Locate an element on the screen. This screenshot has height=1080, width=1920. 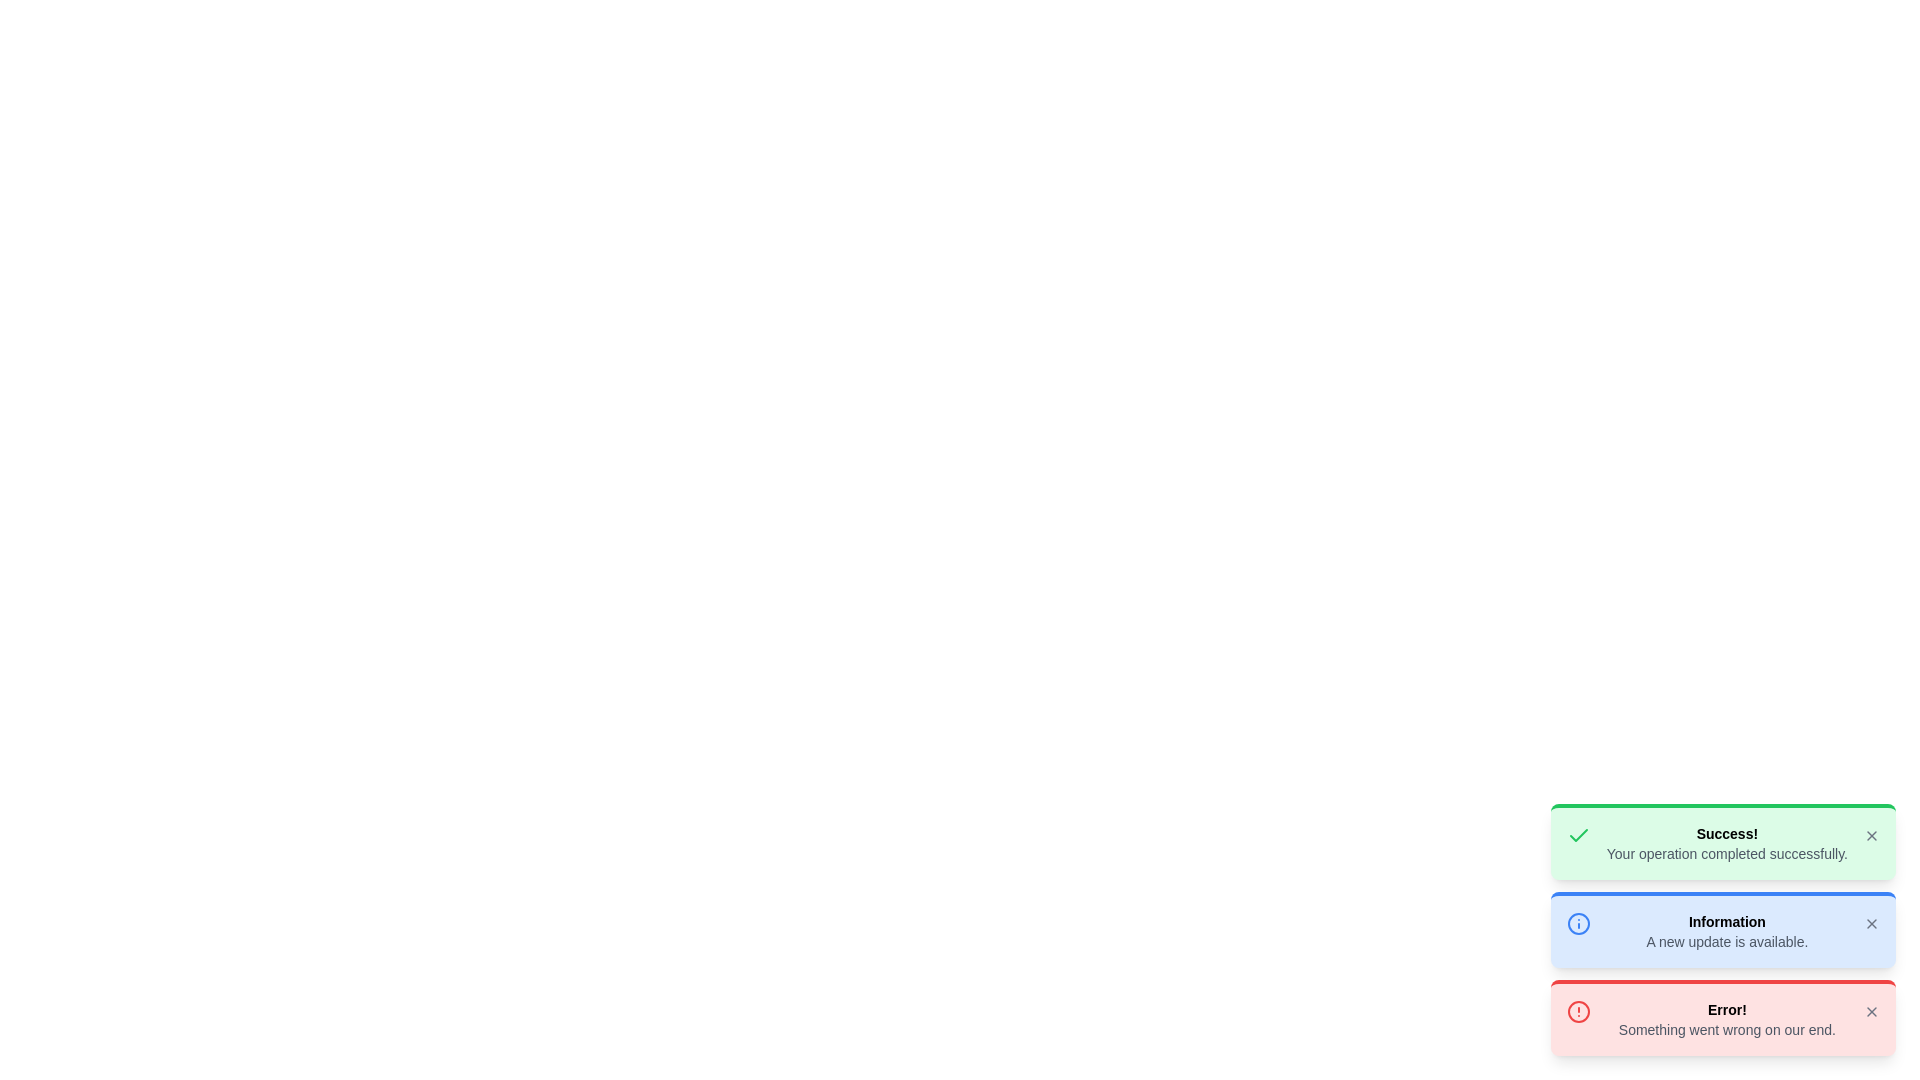
the message displayed in the blue notification box that contains the title 'Information' and the text 'A new update is available.' is located at coordinates (1726, 932).